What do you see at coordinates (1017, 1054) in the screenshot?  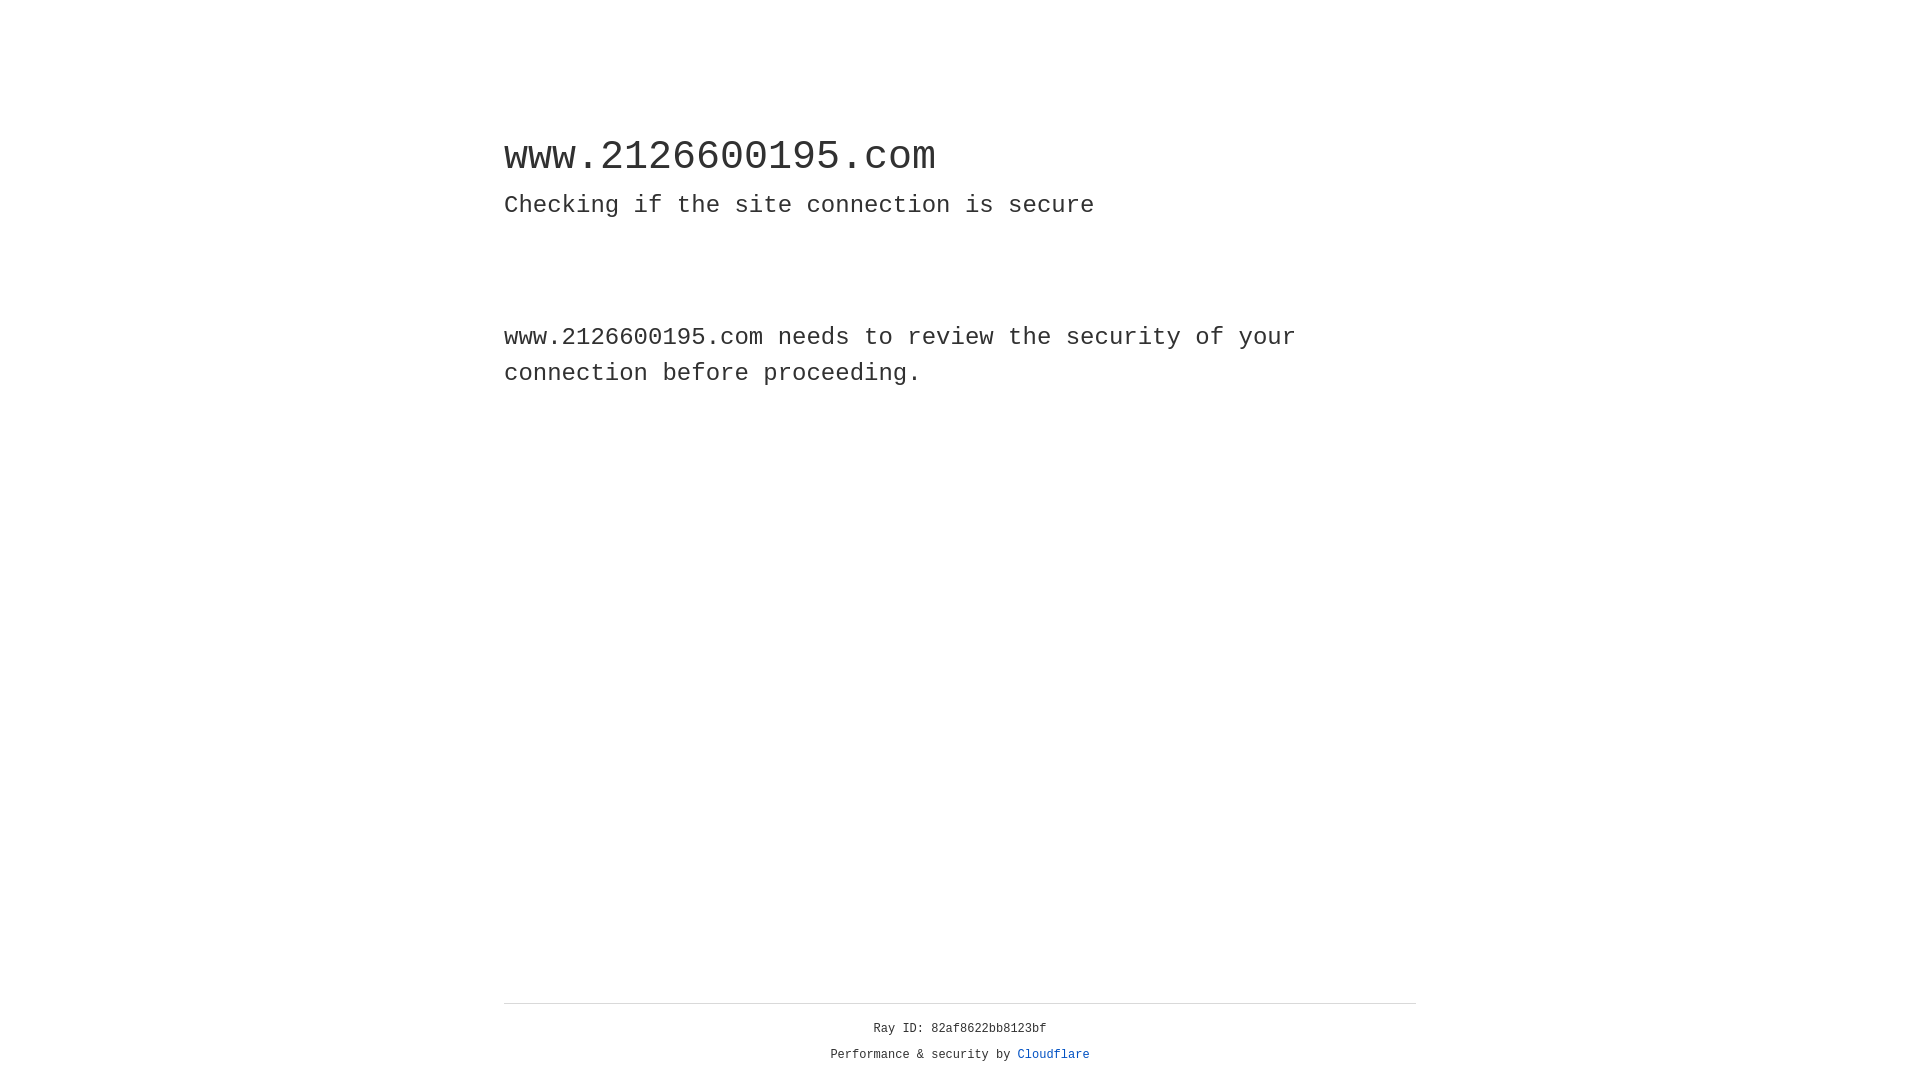 I see `'Cloudflare'` at bounding box center [1017, 1054].